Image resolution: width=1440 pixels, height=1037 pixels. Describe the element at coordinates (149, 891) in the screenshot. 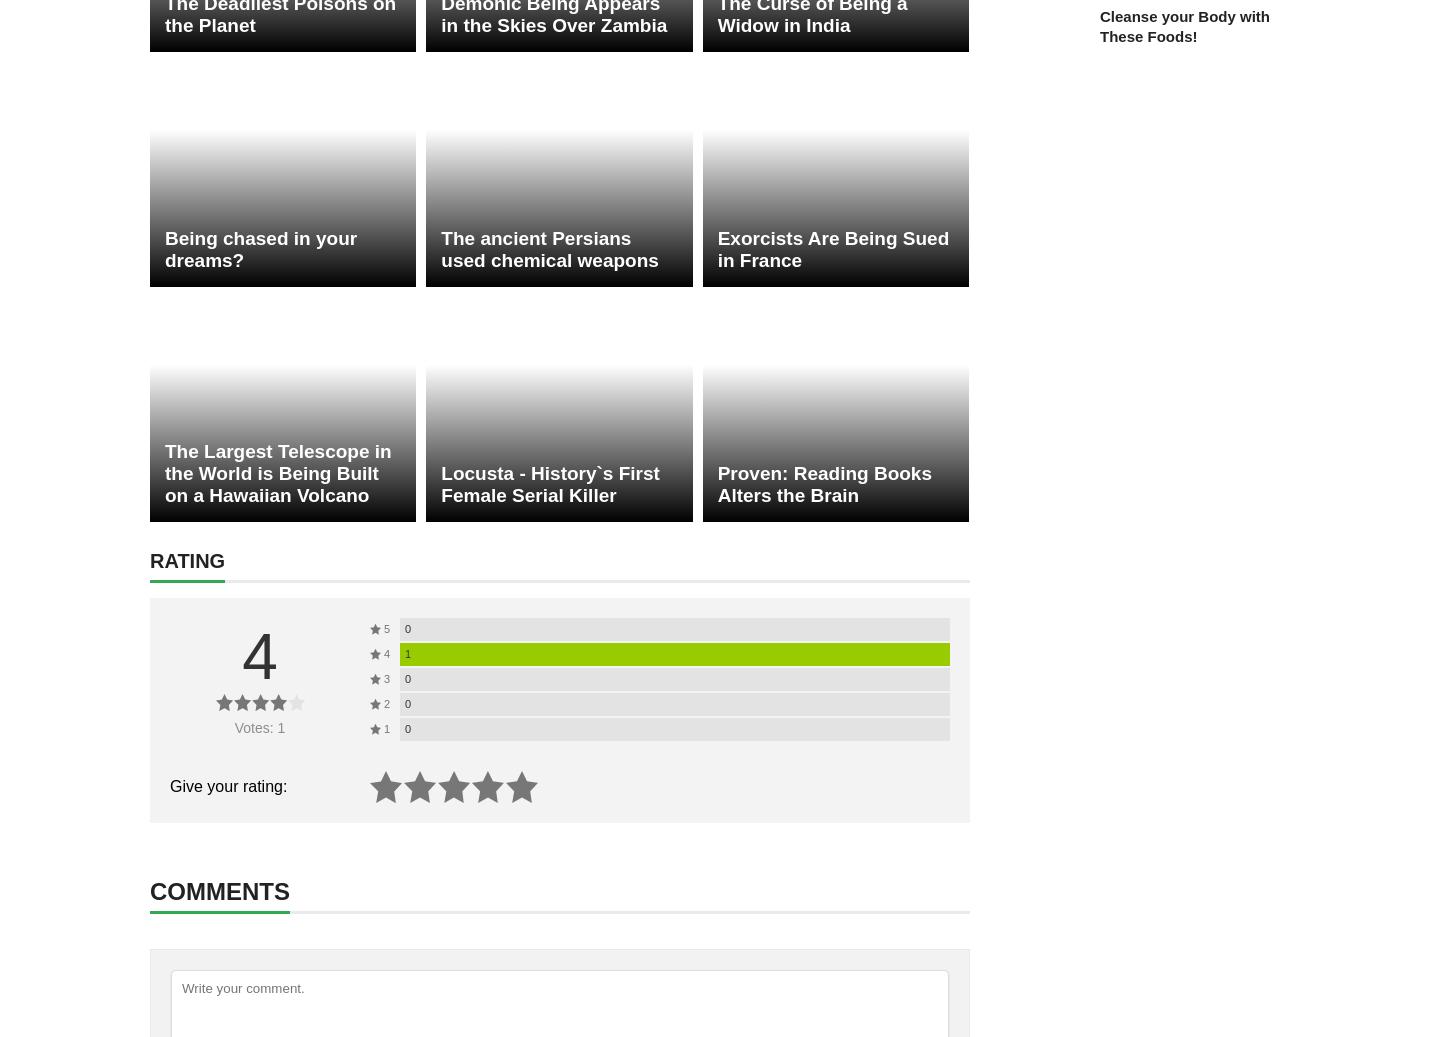

I see `'Comments'` at that location.